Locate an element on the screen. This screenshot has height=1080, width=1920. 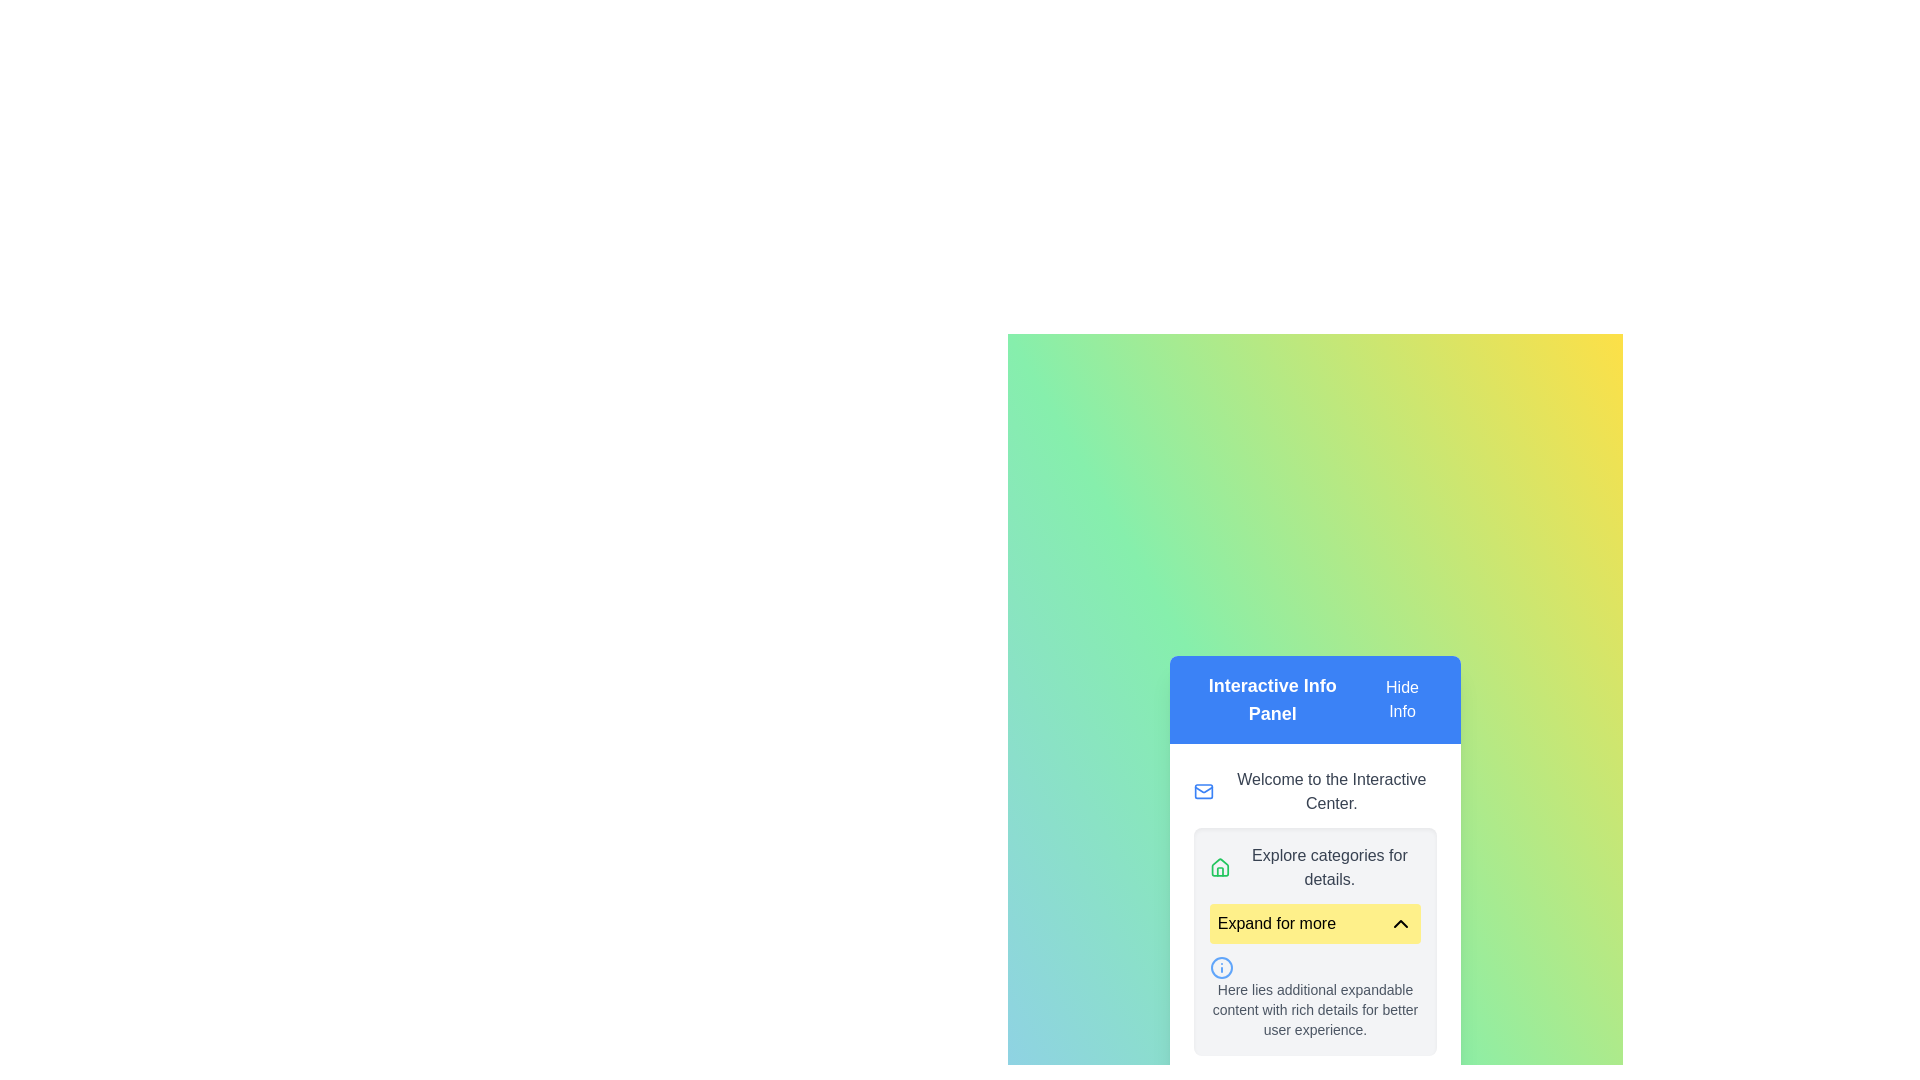
the static text element located inside a yellow rectangle at the lower section of the panel, which serves as a label indicating expandable content is located at coordinates (1275, 924).